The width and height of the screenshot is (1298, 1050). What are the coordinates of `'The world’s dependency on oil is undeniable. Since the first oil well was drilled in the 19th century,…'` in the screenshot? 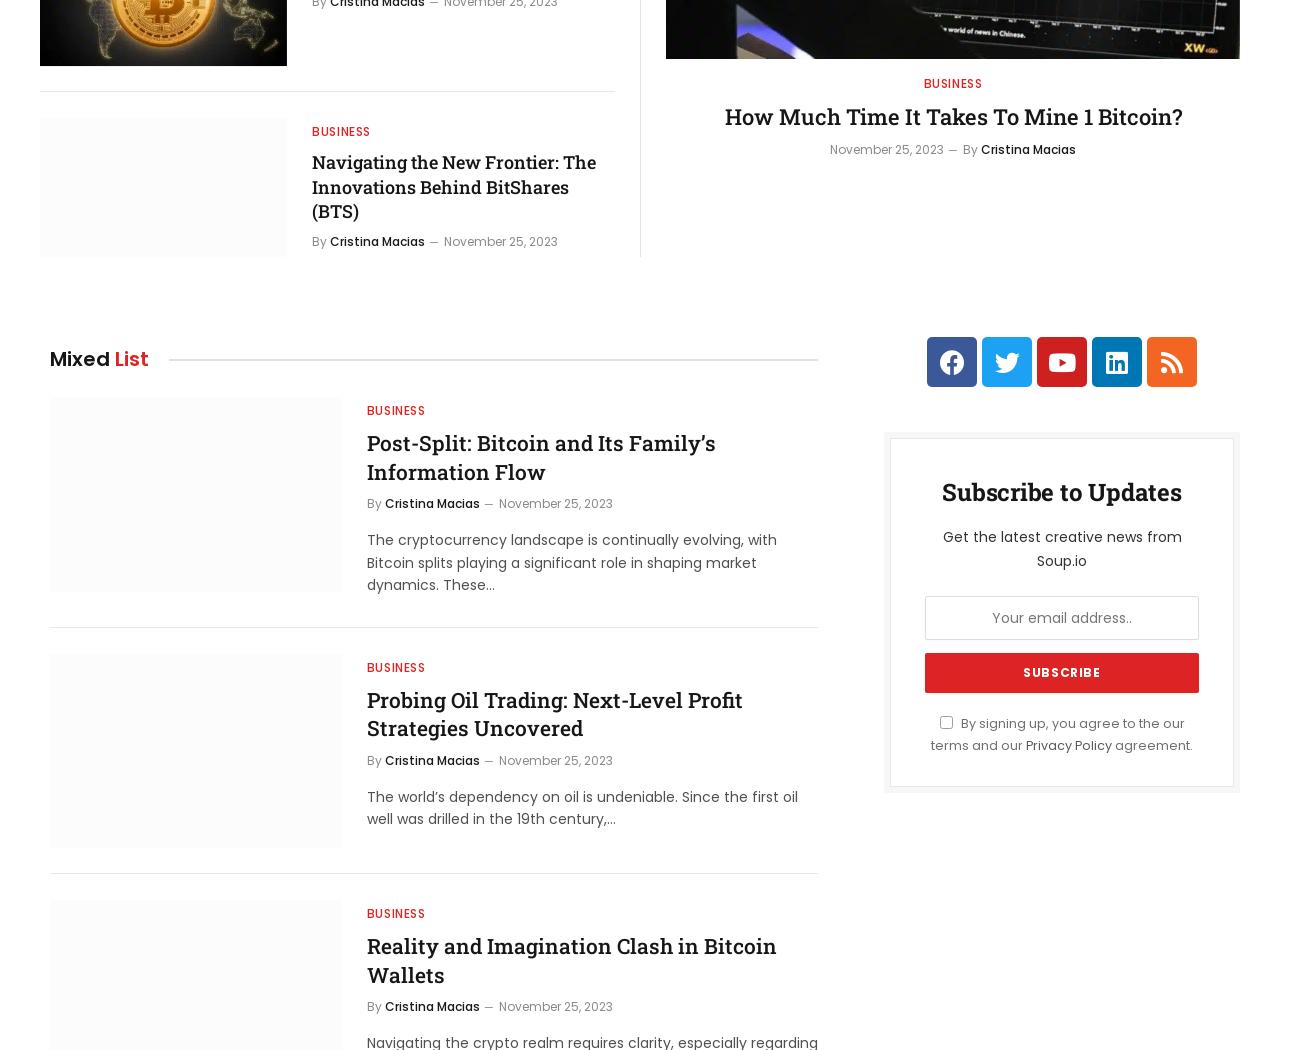 It's located at (366, 806).